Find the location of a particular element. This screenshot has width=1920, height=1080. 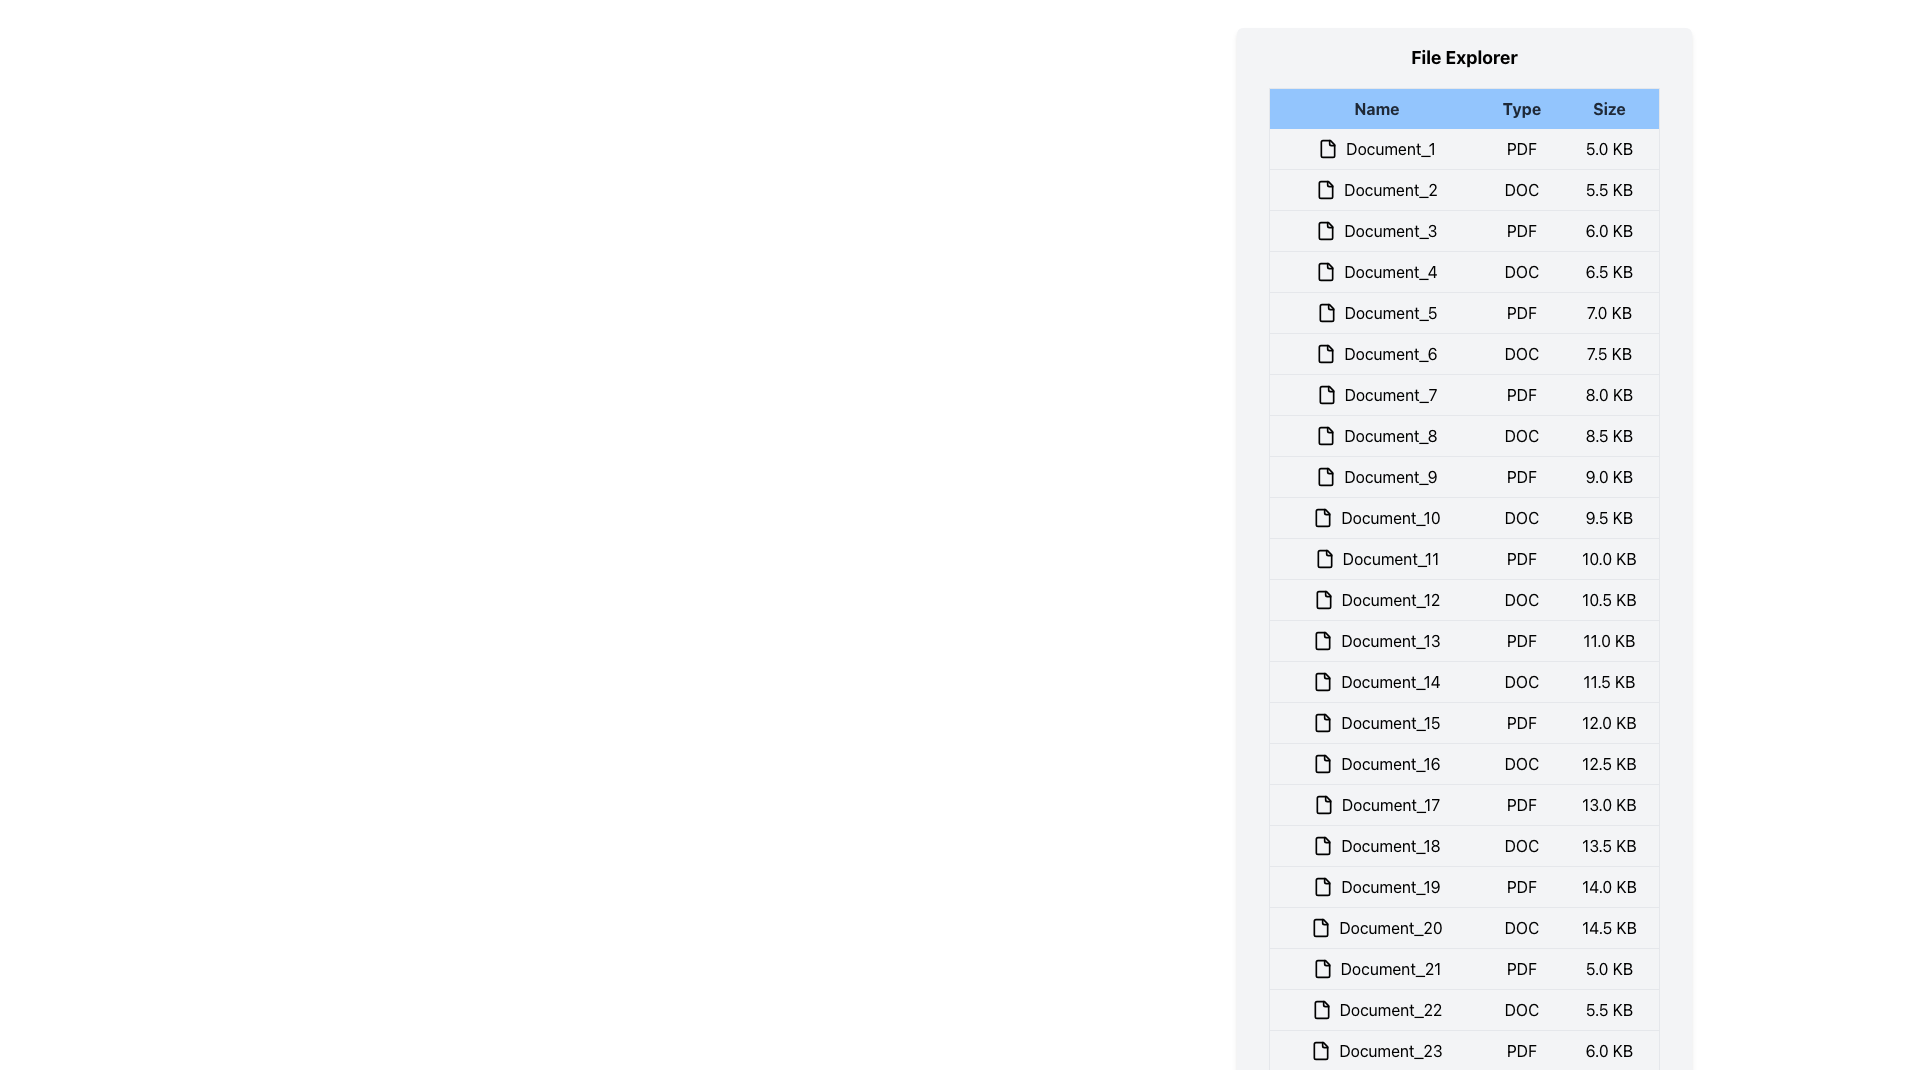

the document icon represented as a small rectangular icon with a white center and dark outlines, located to the left of the label 'Document_9' in the file explorer interface is located at coordinates (1326, 477).